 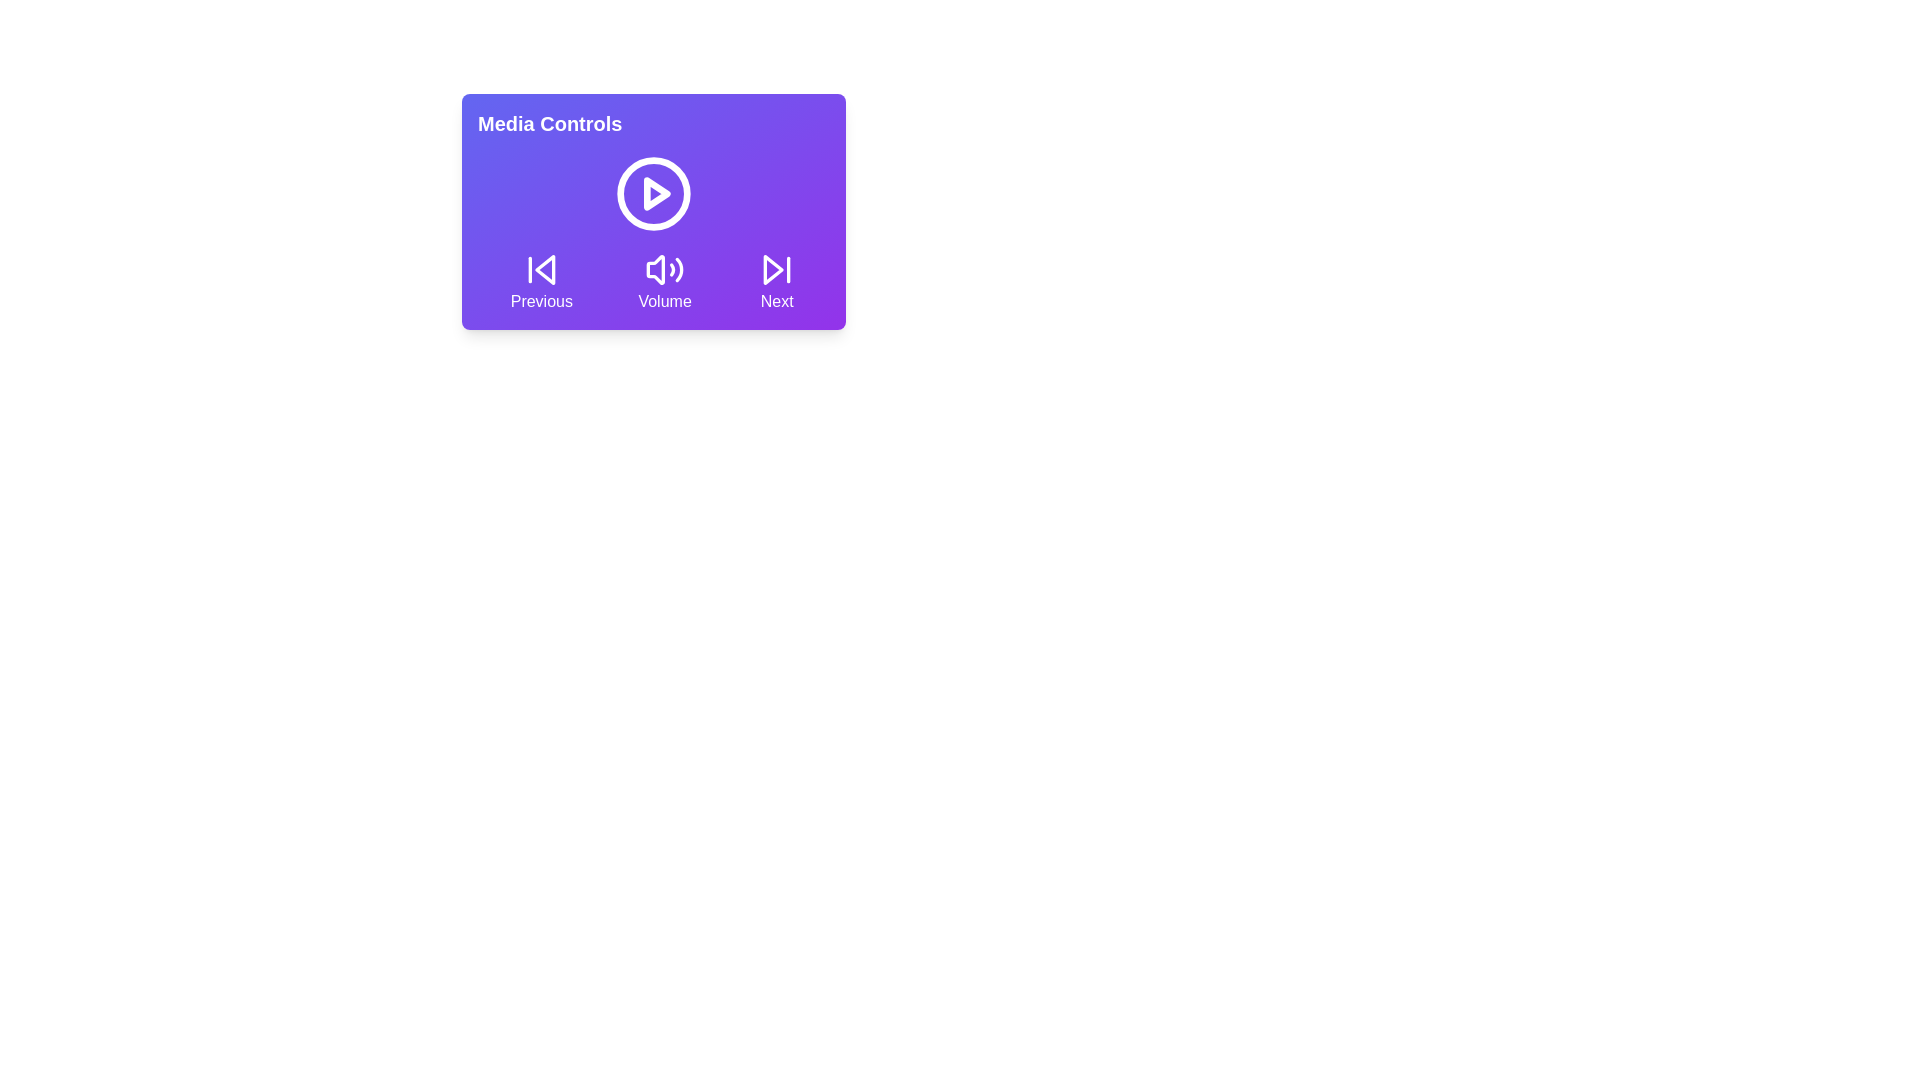 What do you see at coordinates (541, 281) in the screenshot?
I see `the 'Previous' button to skip to the previous media` at bounding box center [541, 281].